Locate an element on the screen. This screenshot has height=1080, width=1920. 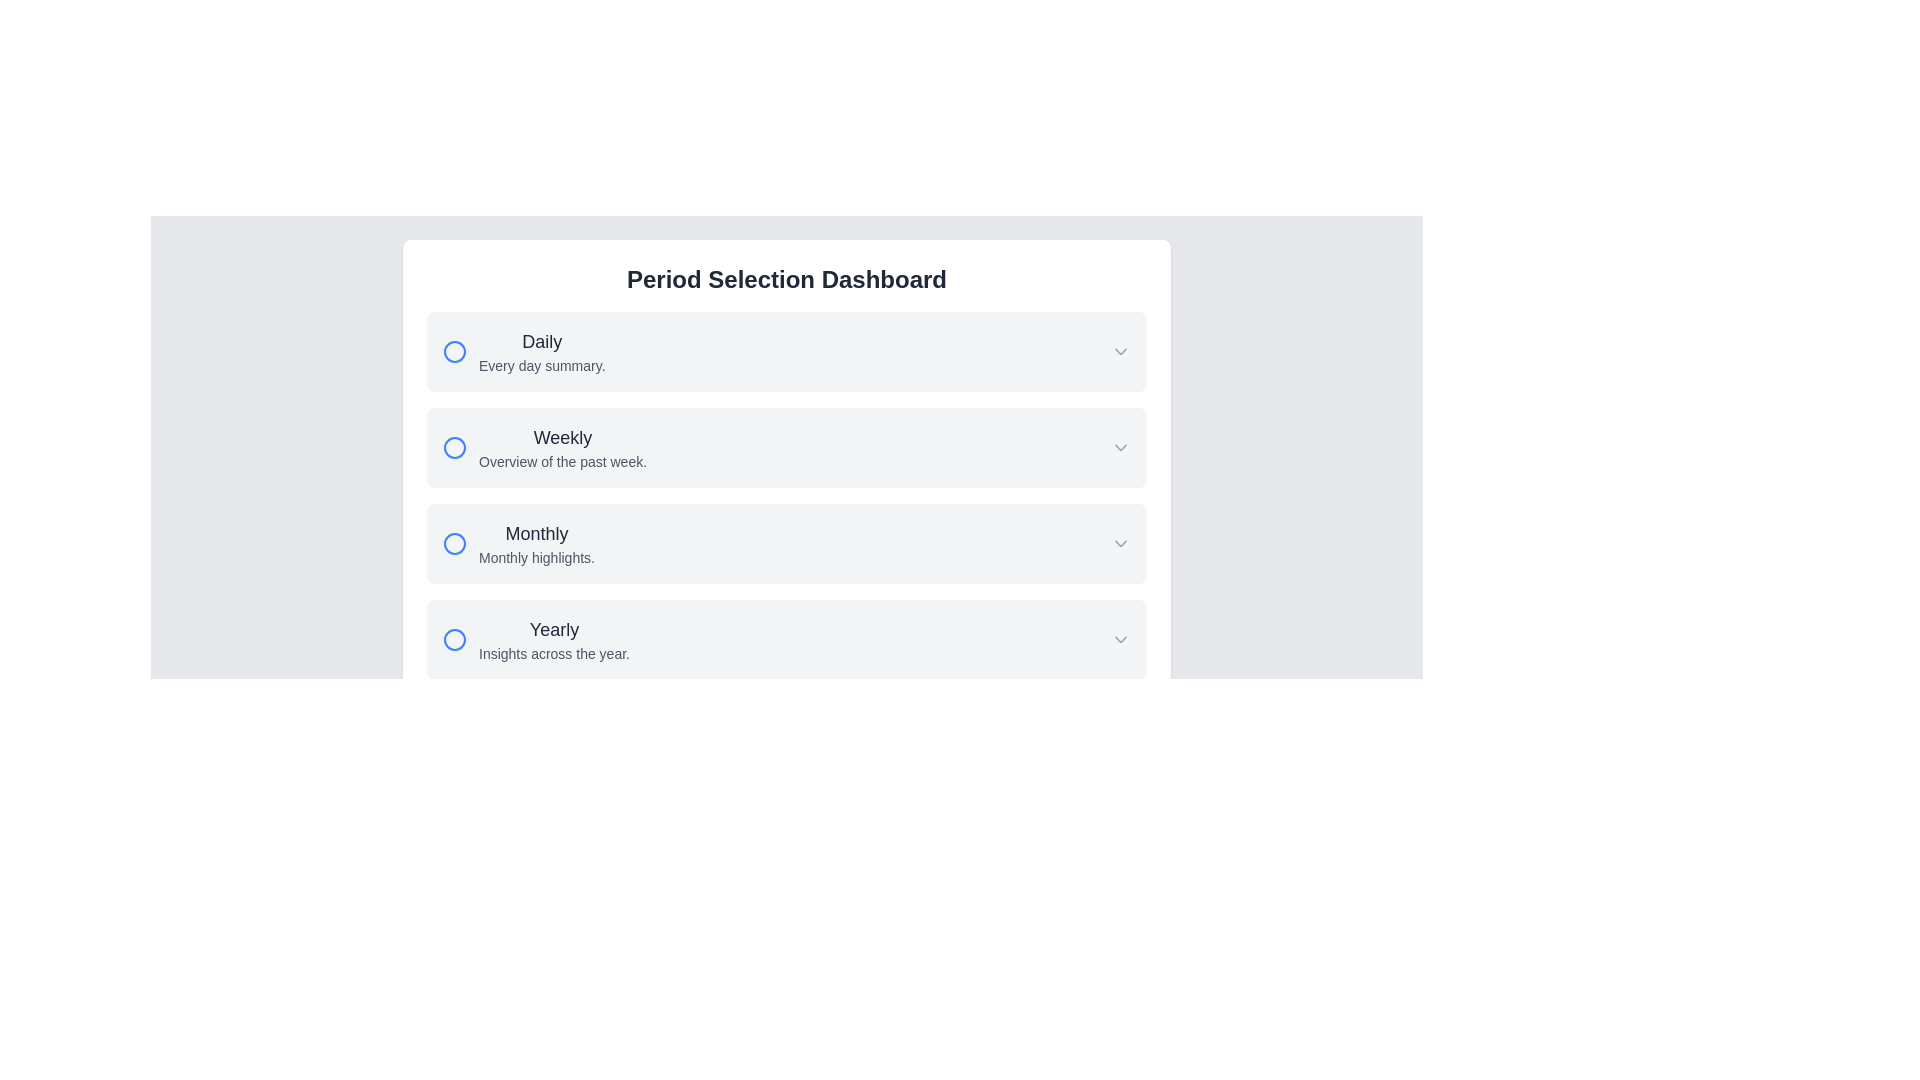
the downward pointing gray chevron icon next to the text 'Yearly' in the user interface is located at coordinates (1121, 640).